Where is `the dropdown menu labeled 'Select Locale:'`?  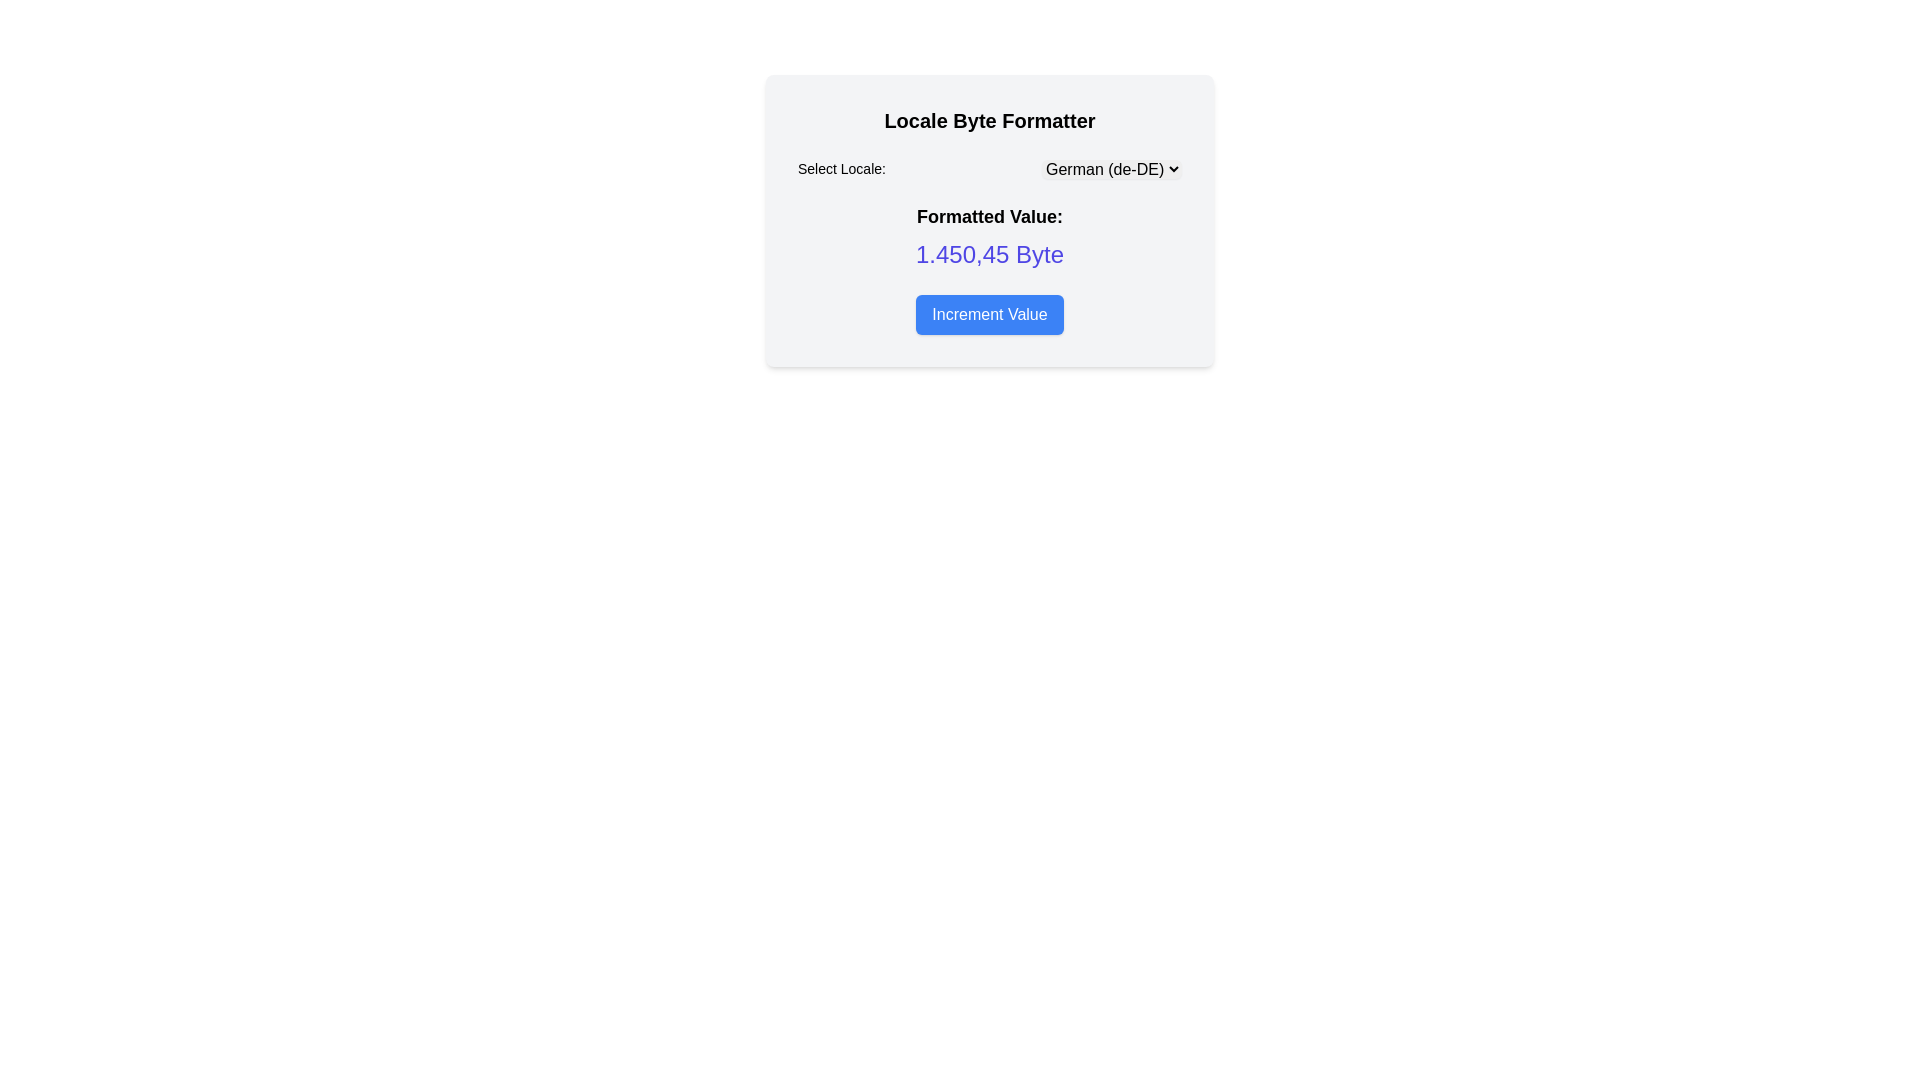 the dropdown menu labeled 'Select Locale:' is located at coordinates (989, 168).